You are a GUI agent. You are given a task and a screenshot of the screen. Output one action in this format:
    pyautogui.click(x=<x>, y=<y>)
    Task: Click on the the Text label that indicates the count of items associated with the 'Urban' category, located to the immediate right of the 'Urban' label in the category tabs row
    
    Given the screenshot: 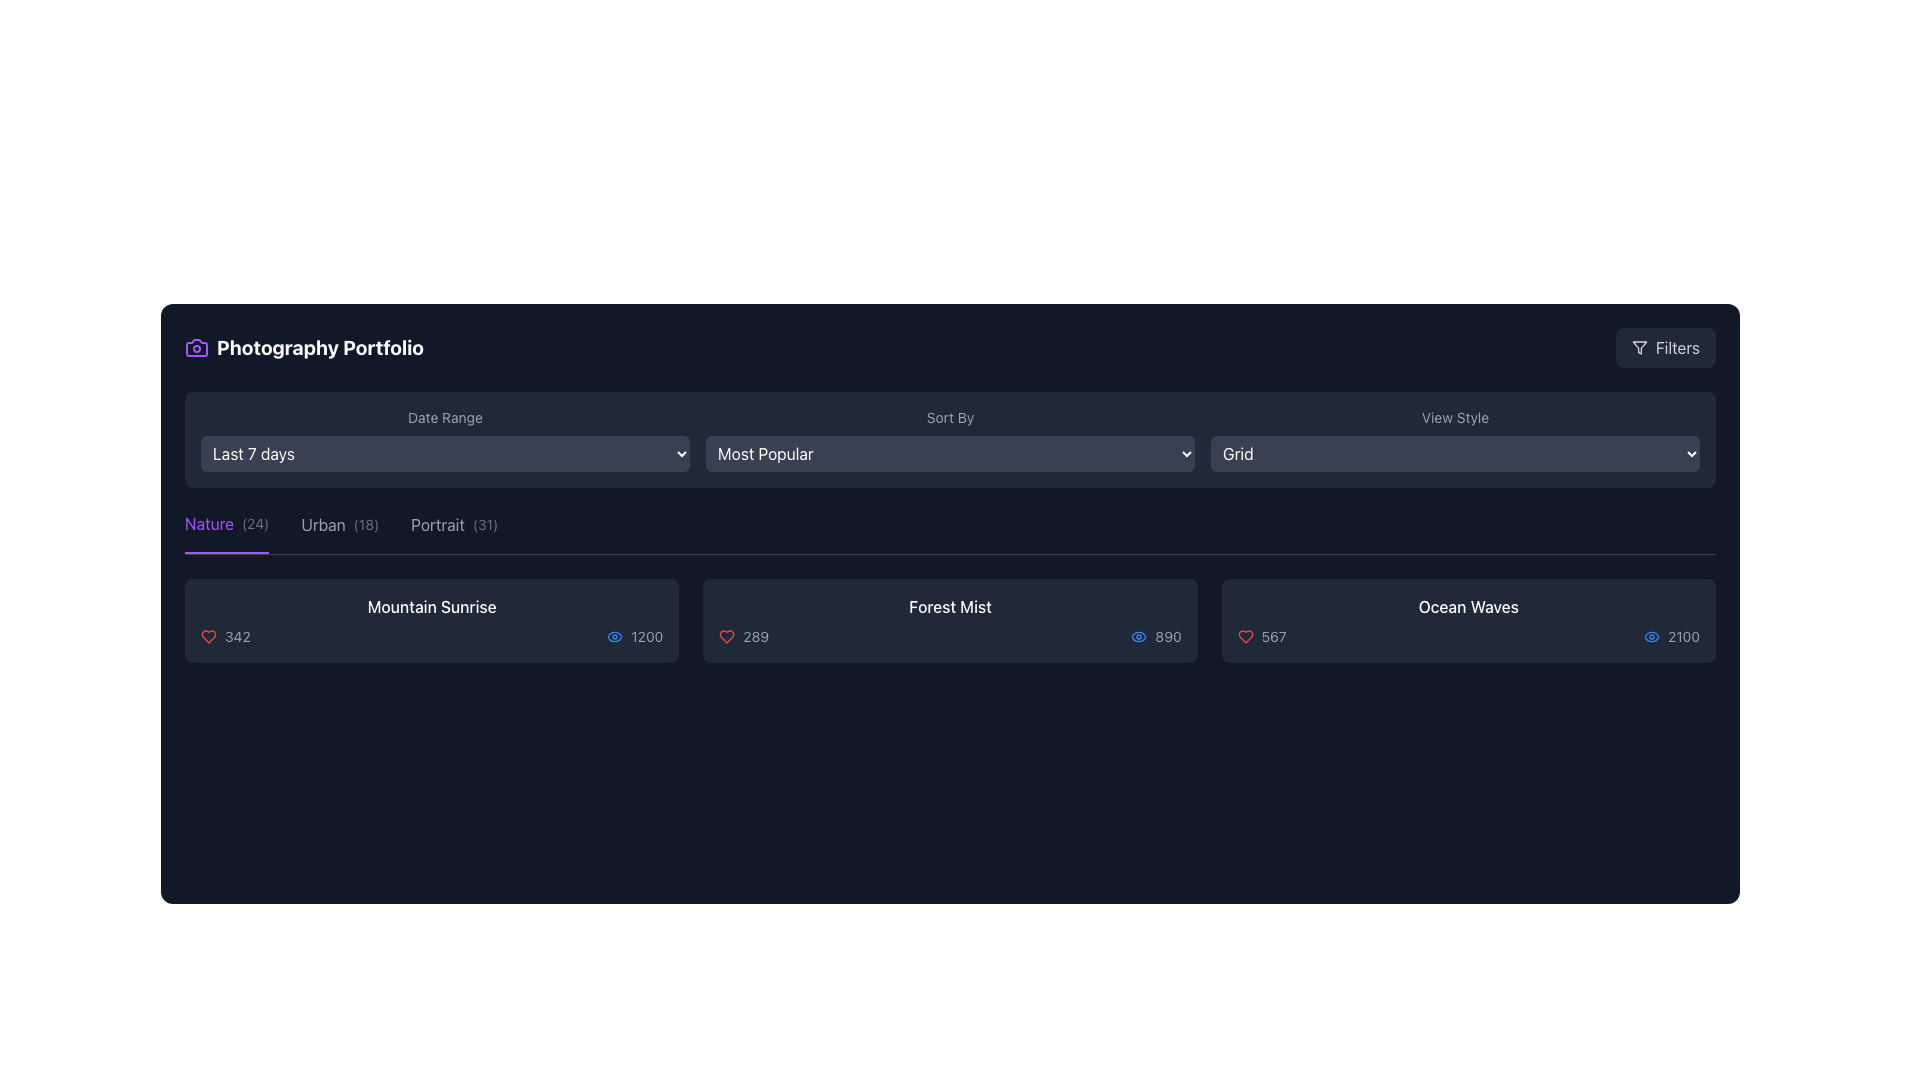 What is the action you would take?
    pyautogui.click(x=366, y=523)
    